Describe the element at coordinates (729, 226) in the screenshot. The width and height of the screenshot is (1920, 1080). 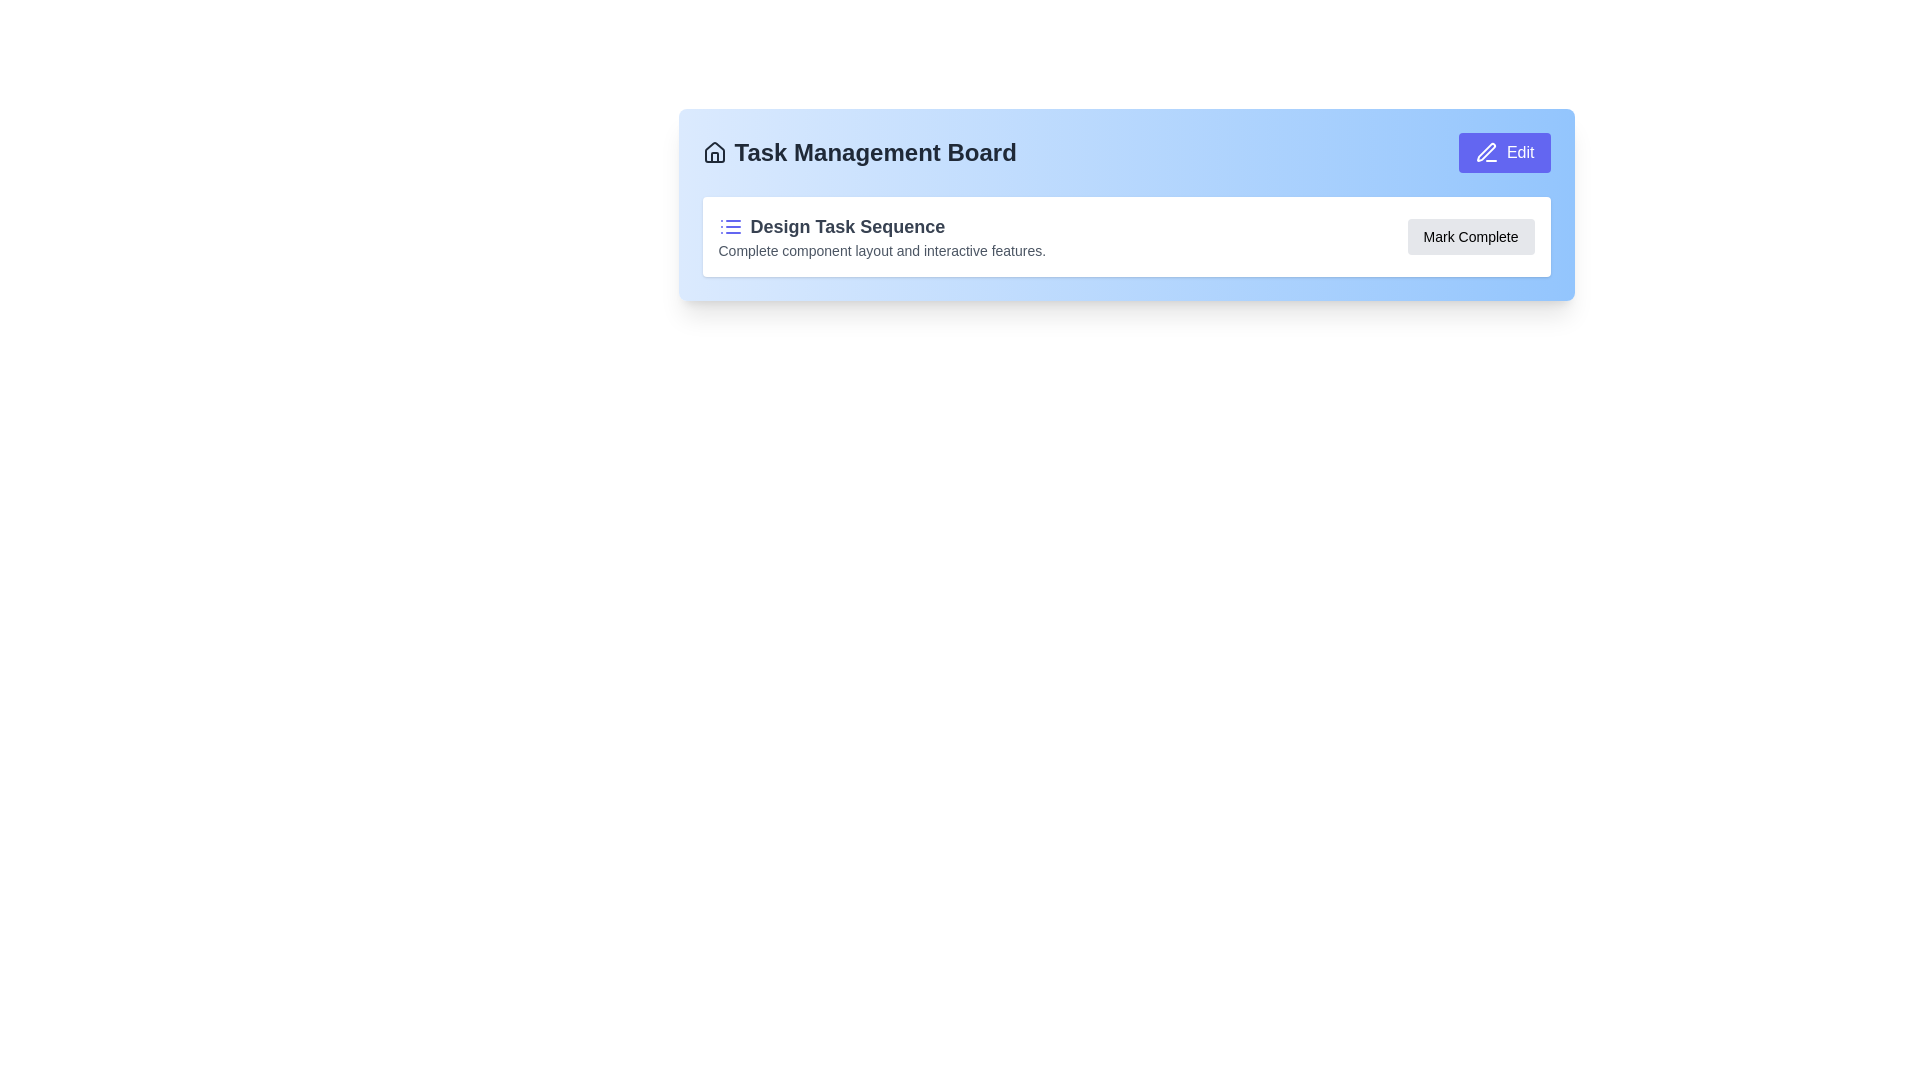
I see `the icon located in the 'Design Task Sequence' section, which serves as a visual indicator on the leftmost side adjacent to the title text` at that location.